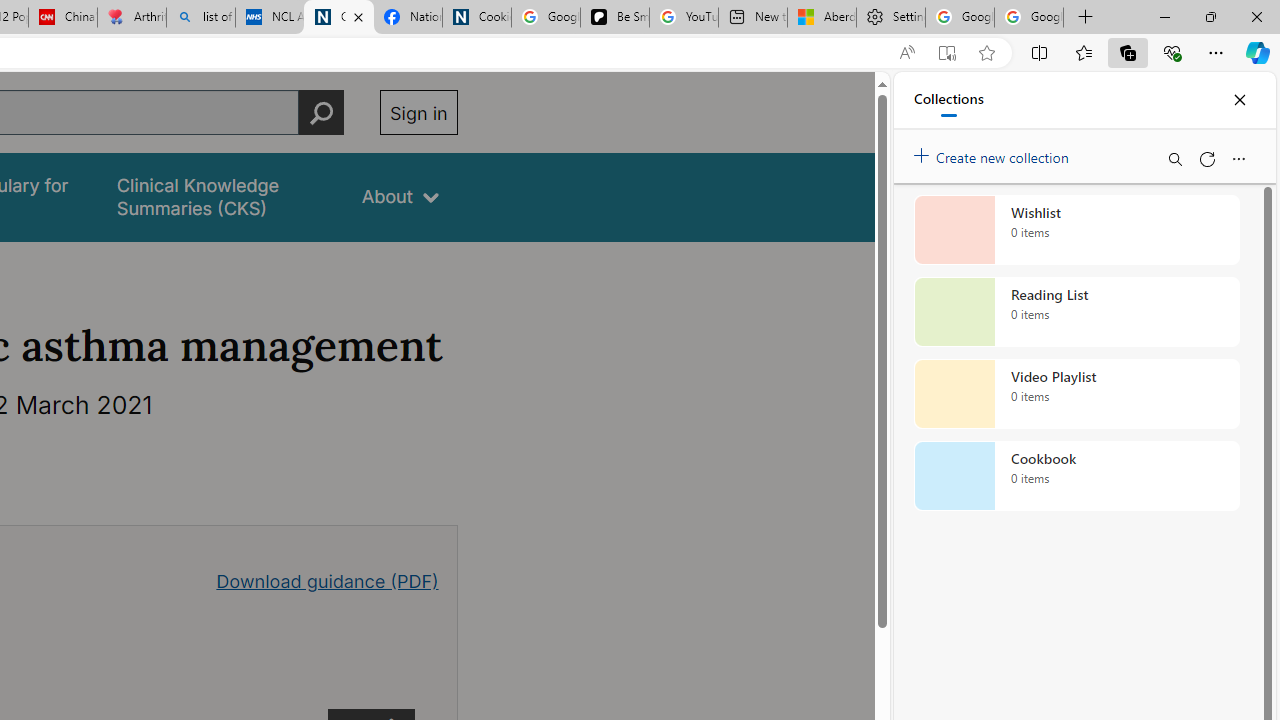  Describe the element at coordinates (321, 112) in the screenshot. I see `'Perform search'` at that location.